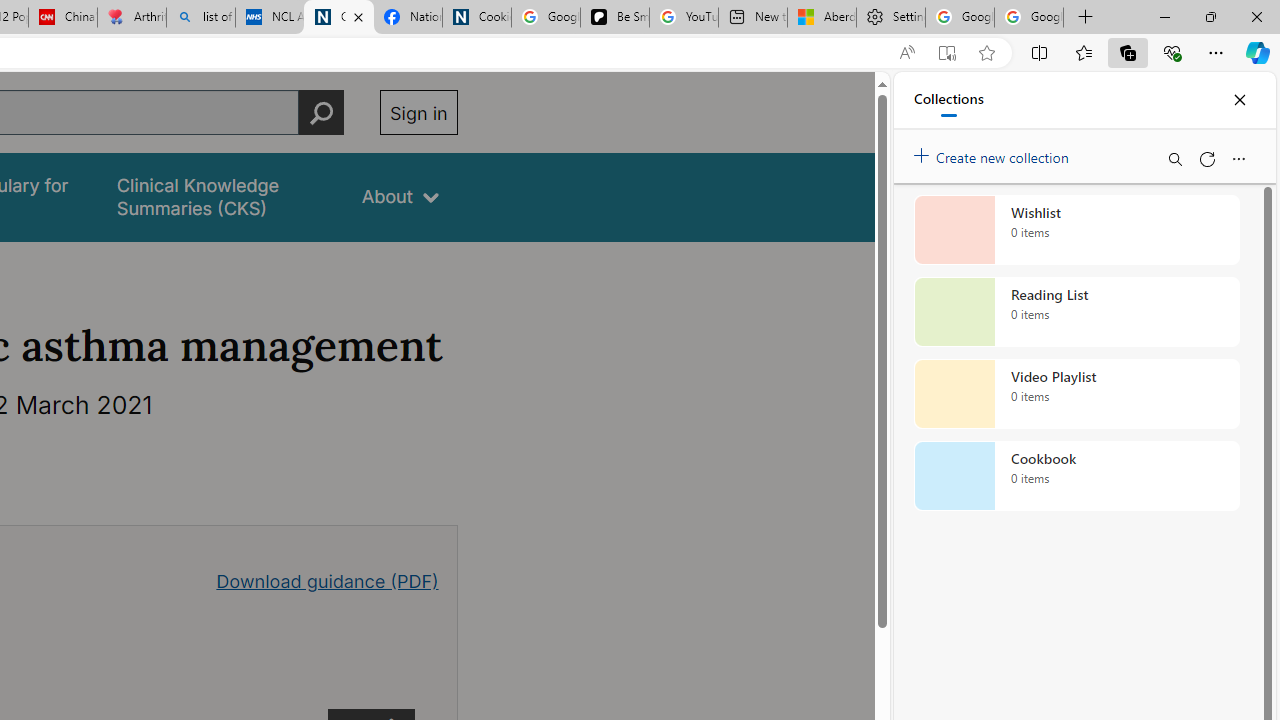  Describe the element at coordinates (321, 112) in the screenshot. I see `'Perform search'` at that location.